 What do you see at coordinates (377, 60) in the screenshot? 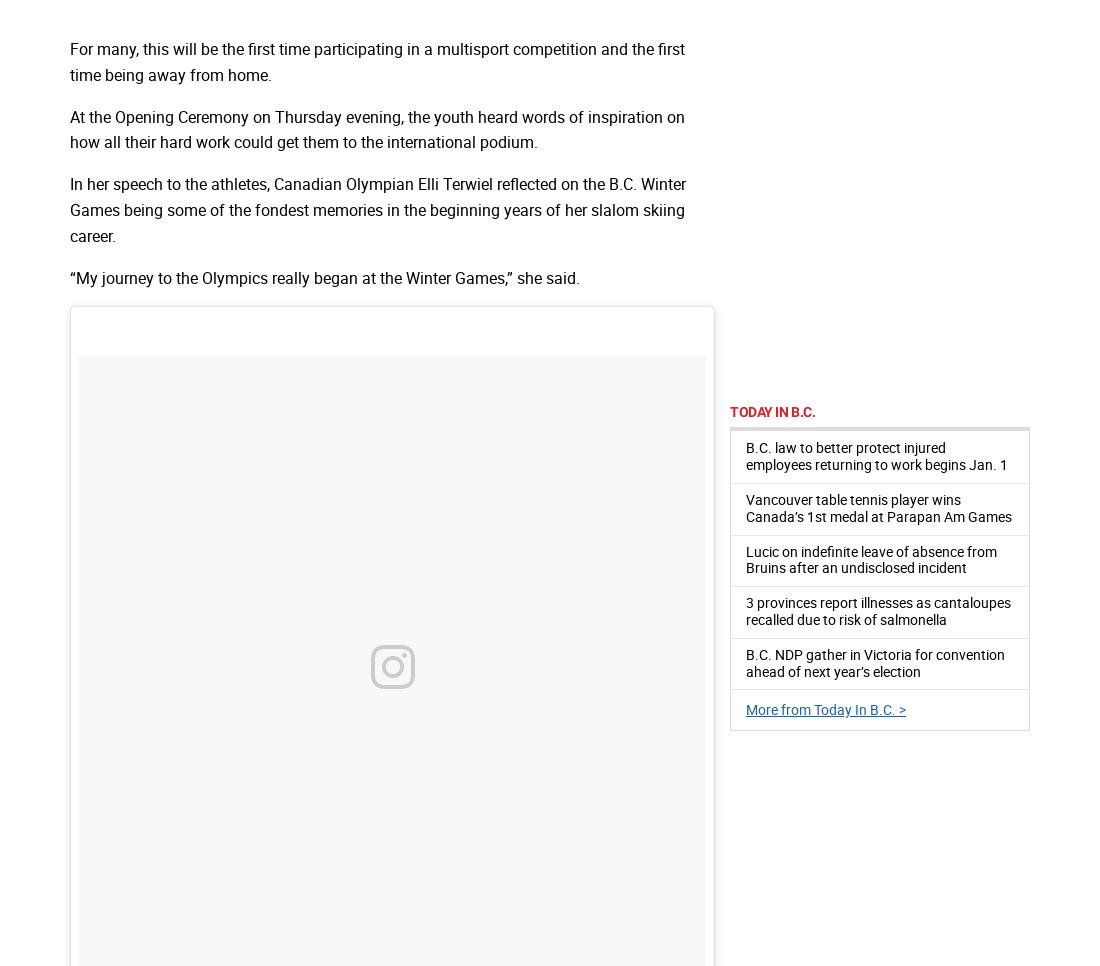
I see `'For many, this will be the first time participating in a multisport competition and the first time being away from home.'` at bounding box center [377, 60].